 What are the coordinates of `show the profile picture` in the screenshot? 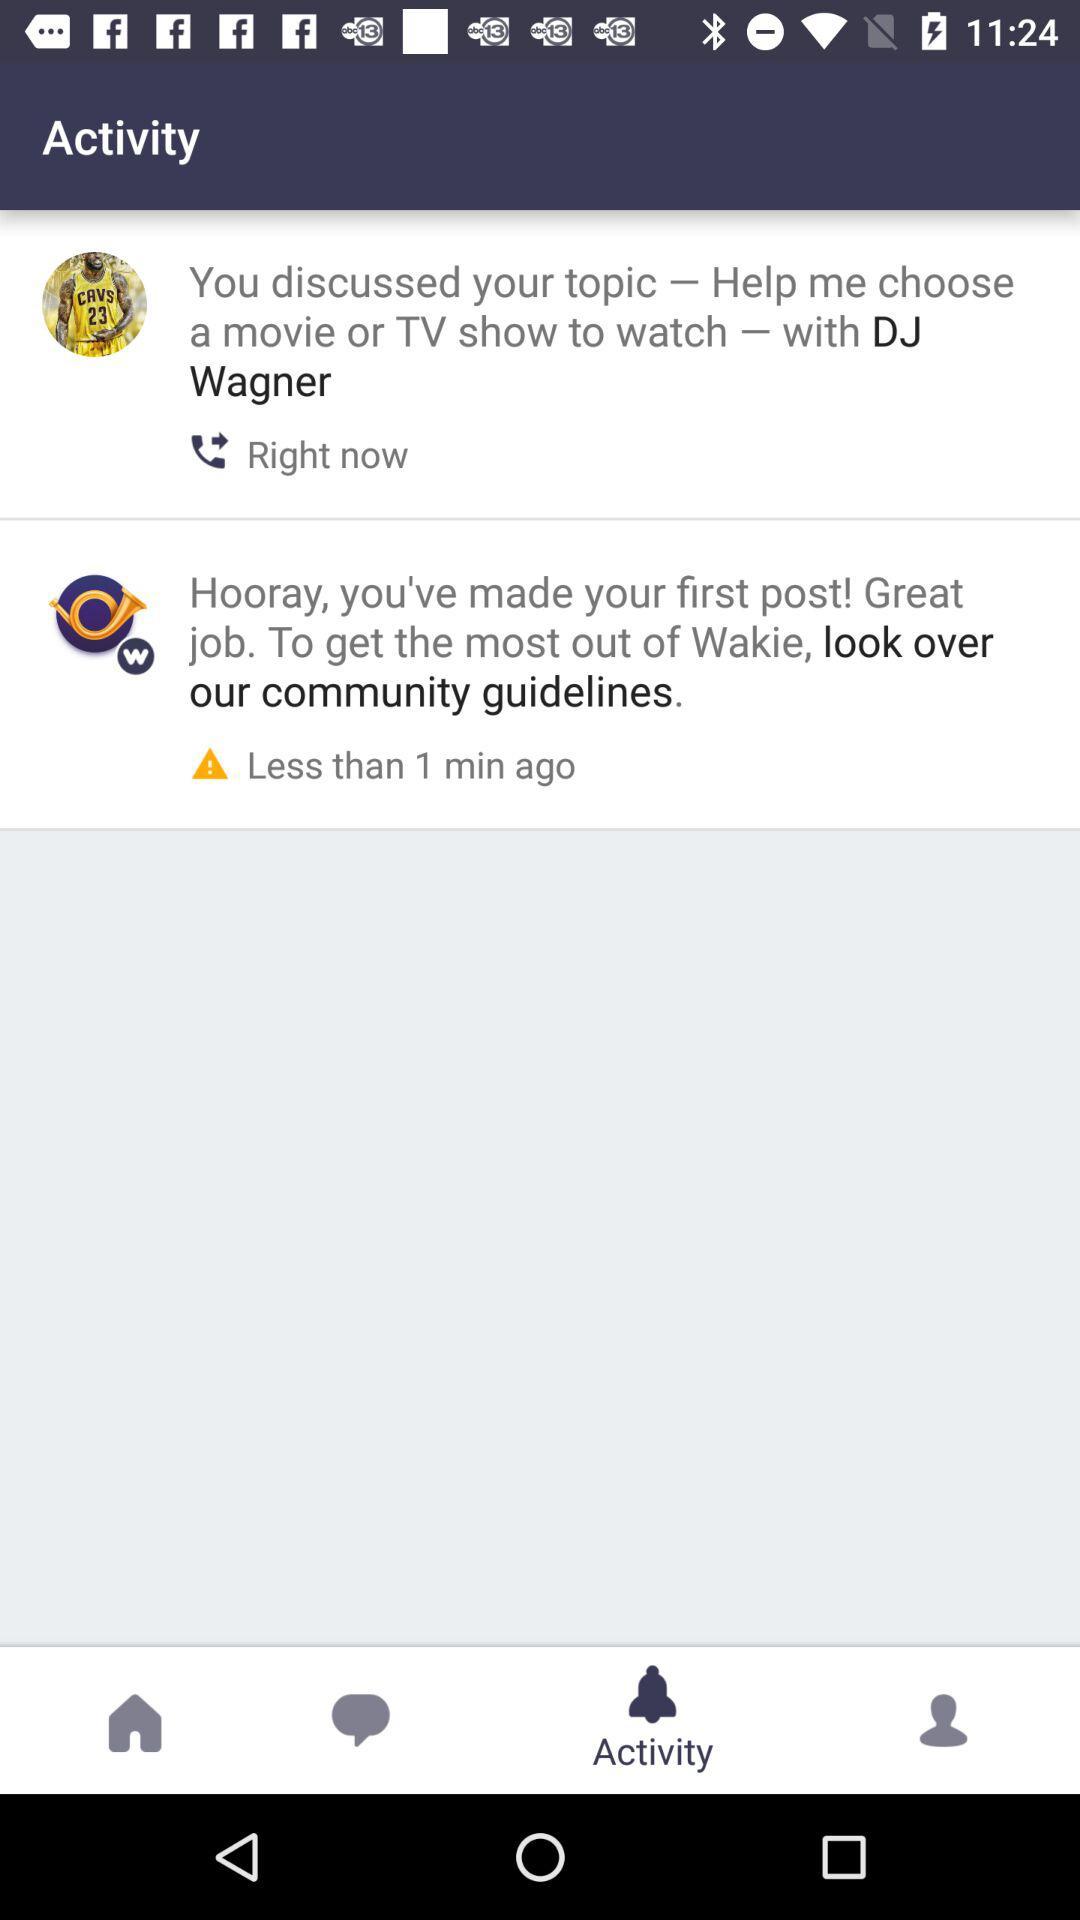 It's located at (94, 303).